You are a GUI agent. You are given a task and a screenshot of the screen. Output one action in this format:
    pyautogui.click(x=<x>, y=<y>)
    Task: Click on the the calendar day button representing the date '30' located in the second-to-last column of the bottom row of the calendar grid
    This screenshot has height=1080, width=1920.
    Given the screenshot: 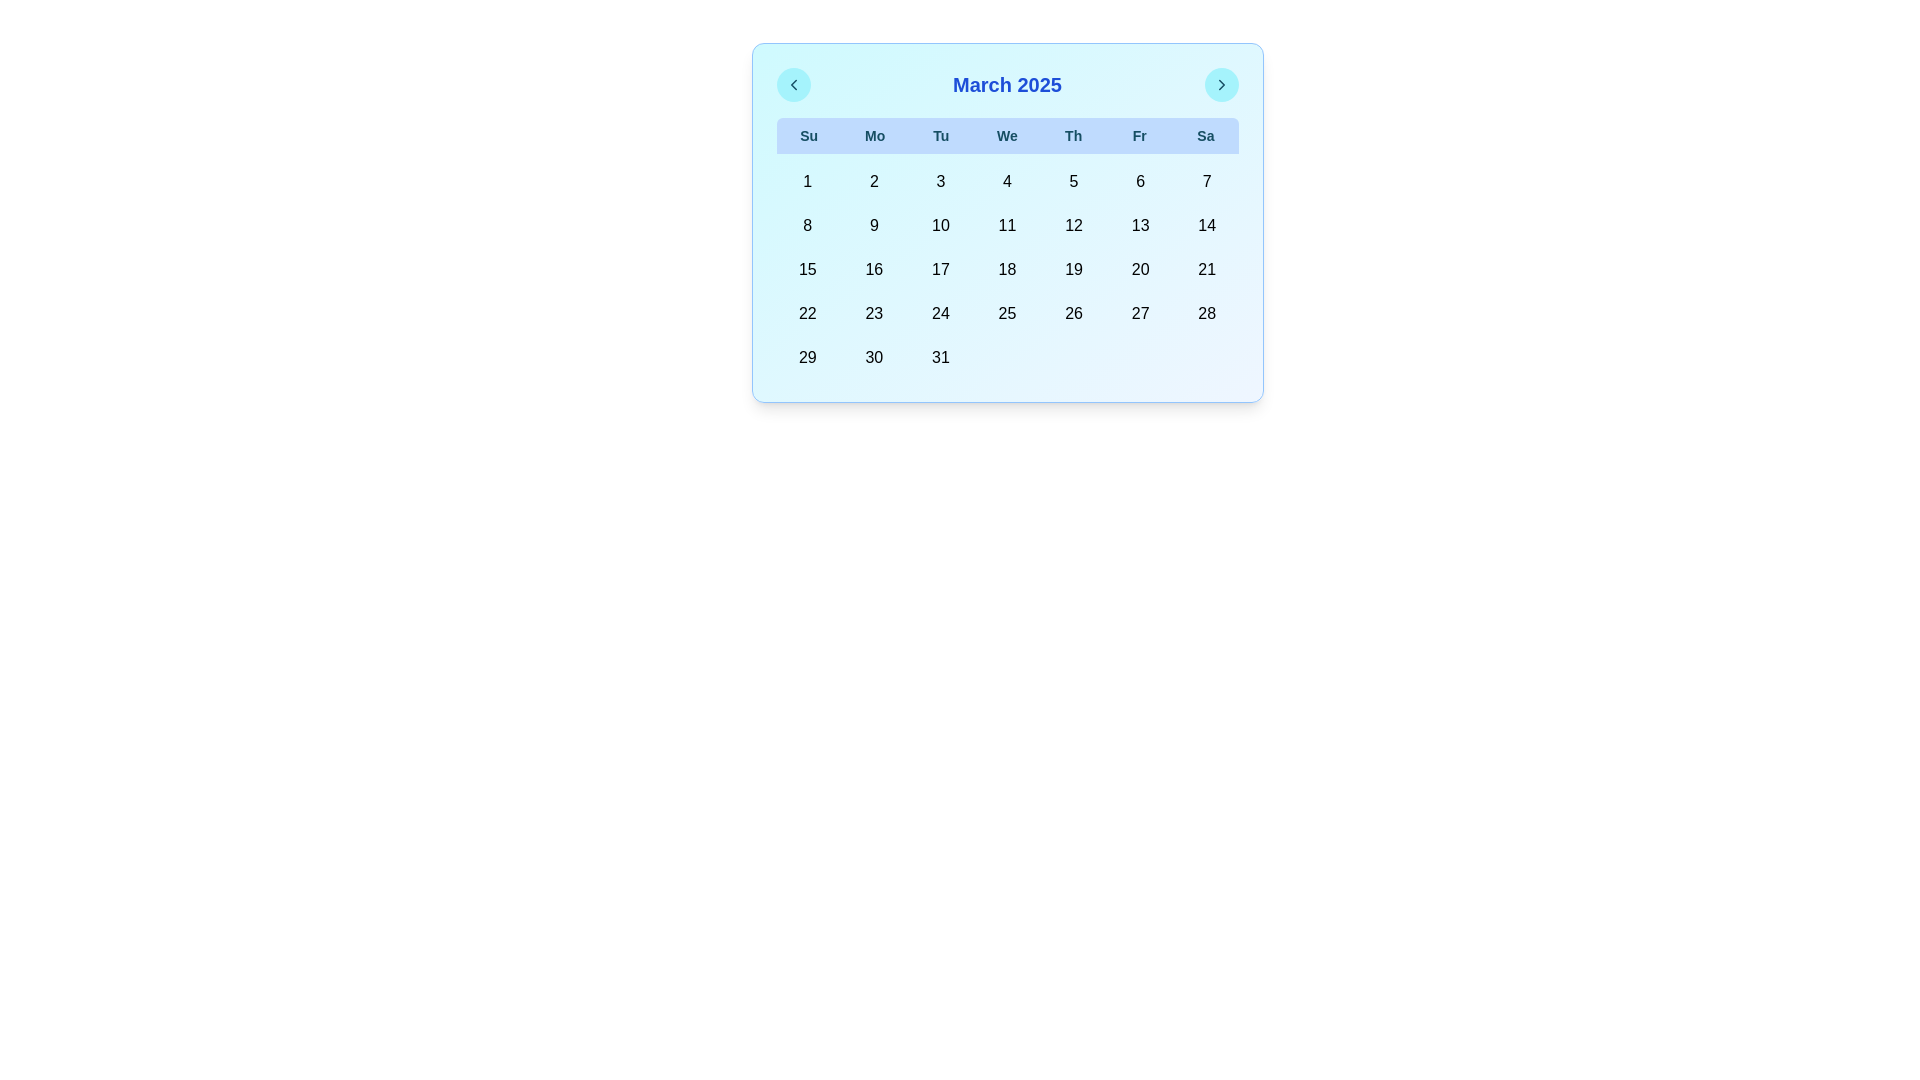 What is the action you would take?
    pyautogui.click(x=873, y=357)
    